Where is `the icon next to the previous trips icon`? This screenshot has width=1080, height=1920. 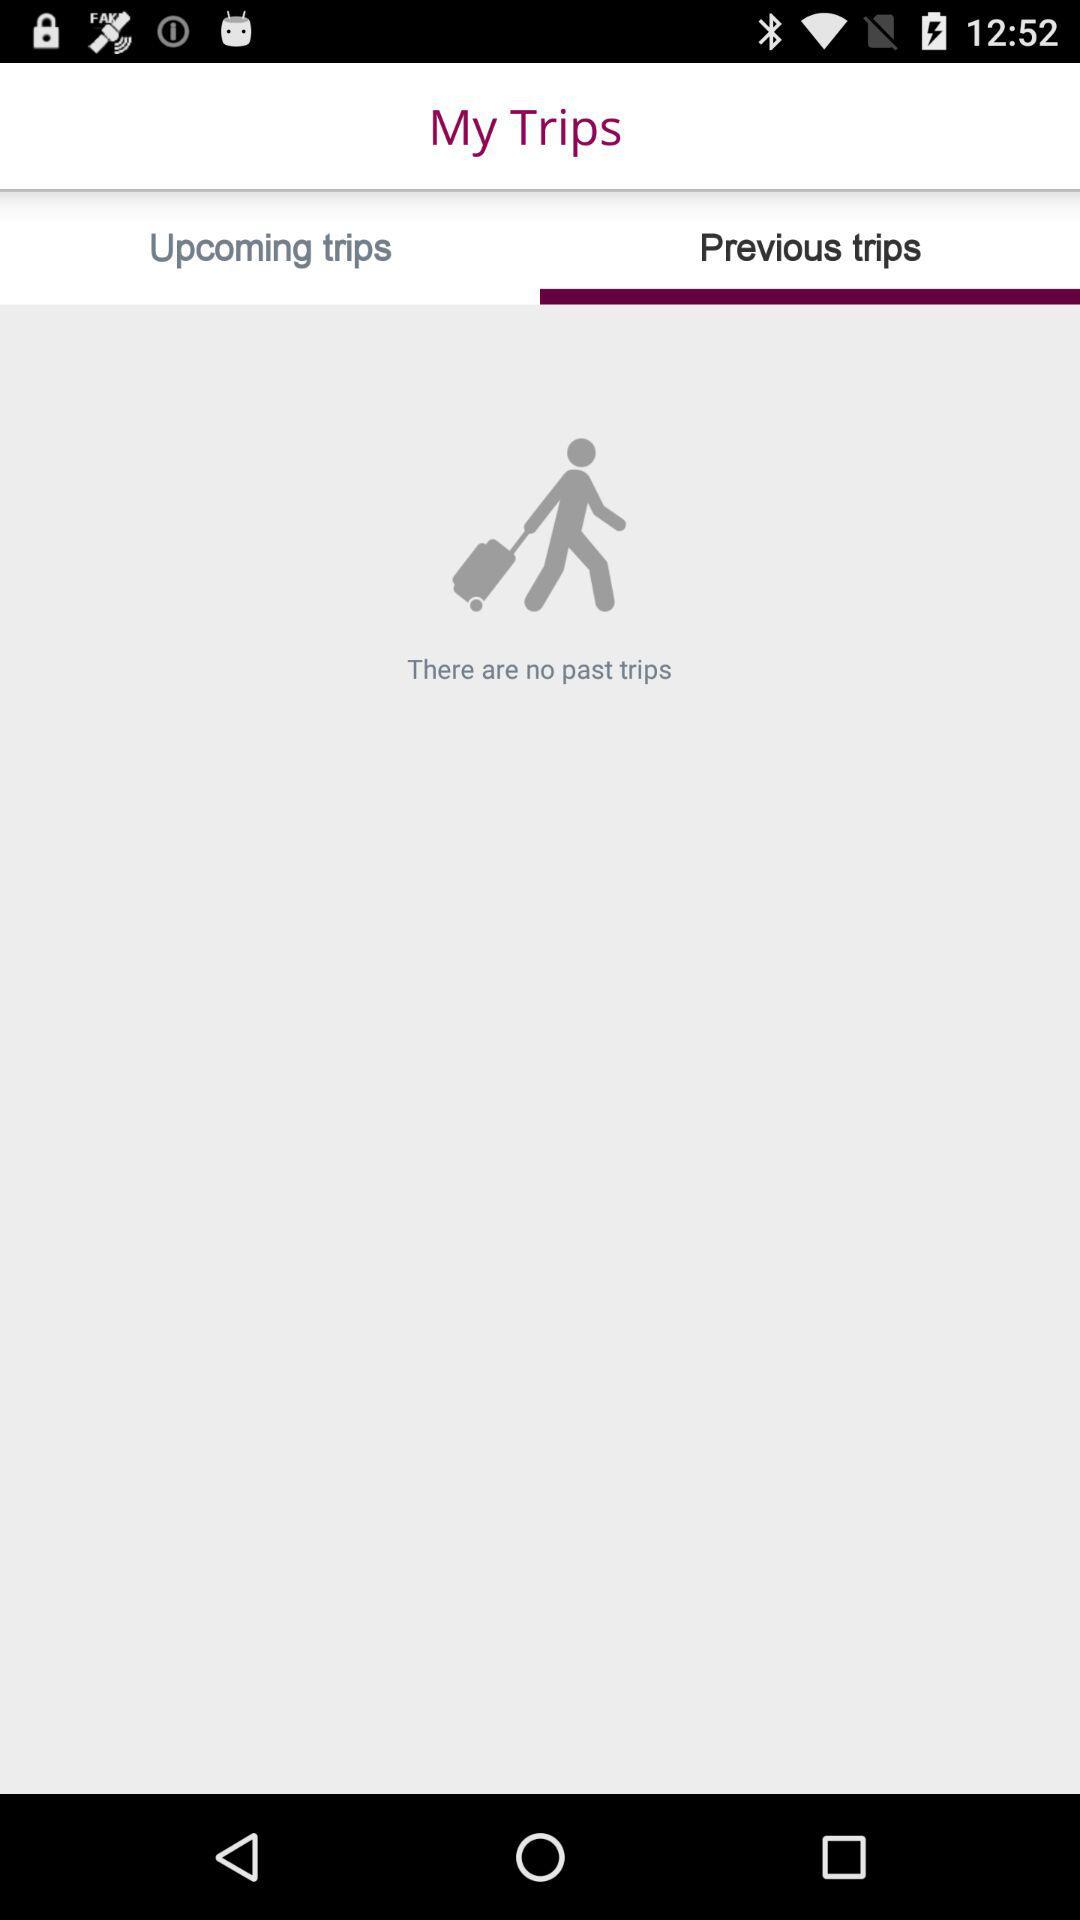 the icon next to the previous trips icon is located at coordinates (270, 247).